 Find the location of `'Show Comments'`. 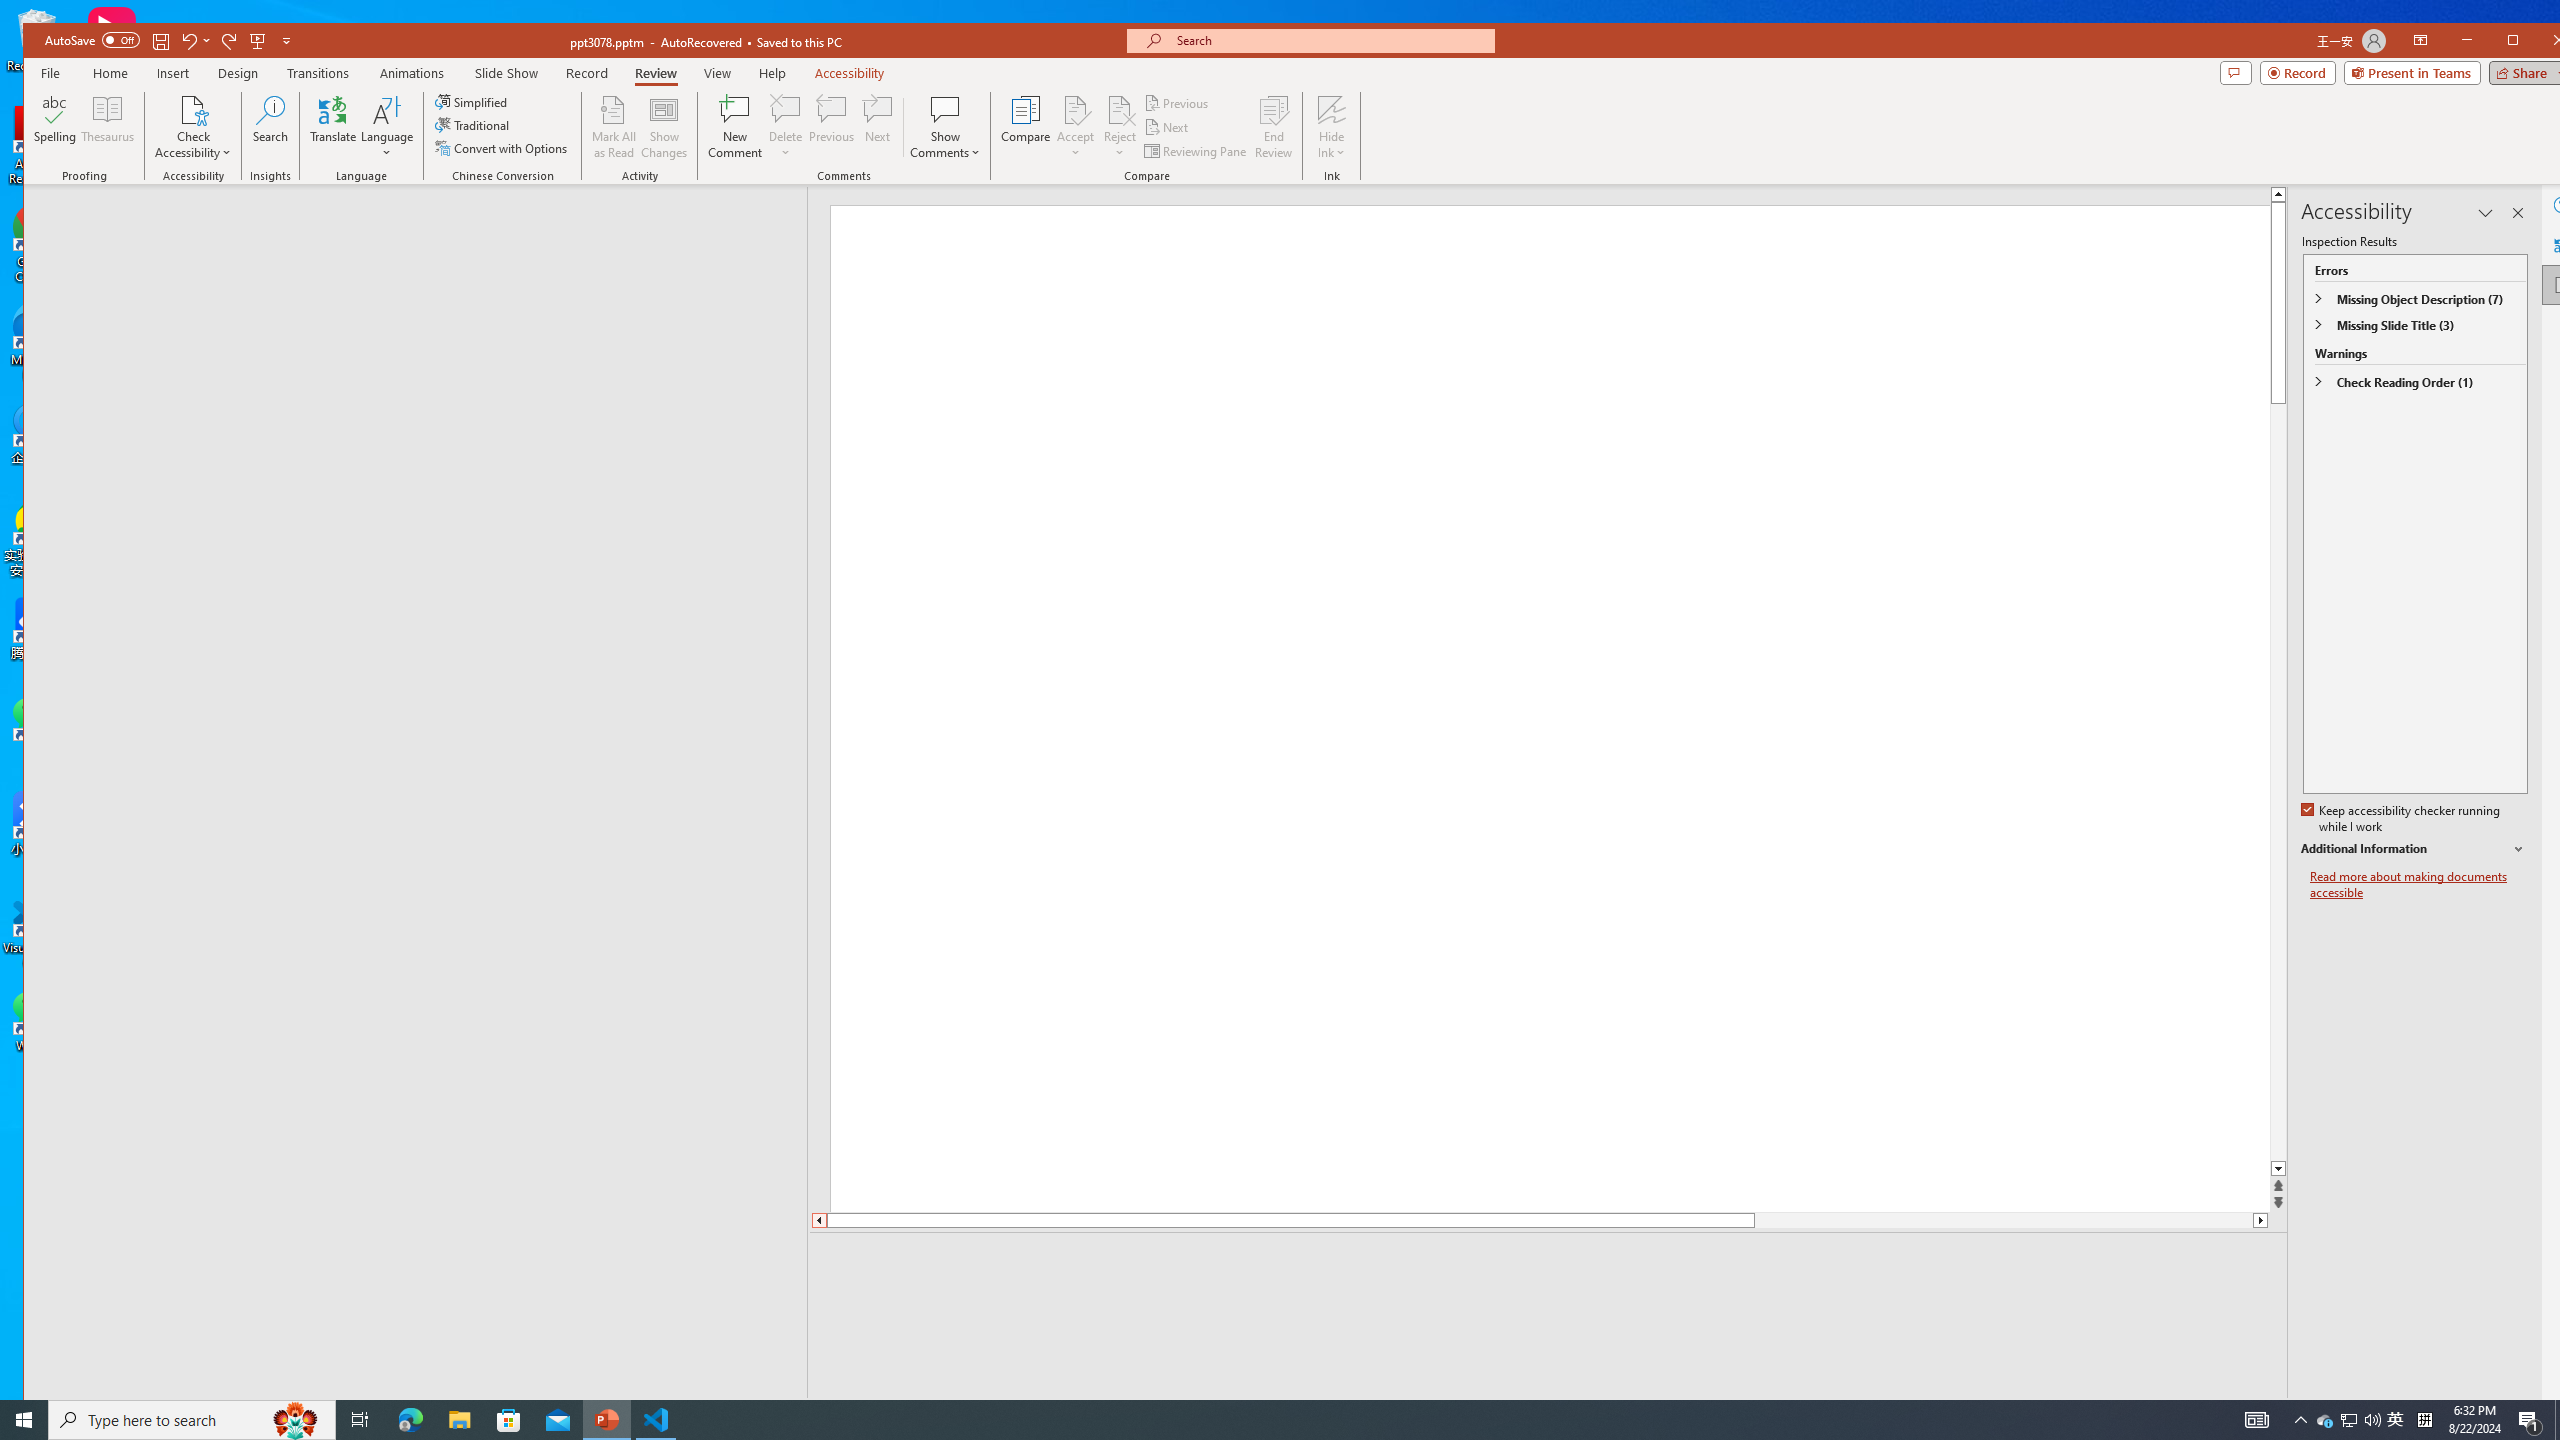

'Show Comments' is located at coordinates (945, 108).